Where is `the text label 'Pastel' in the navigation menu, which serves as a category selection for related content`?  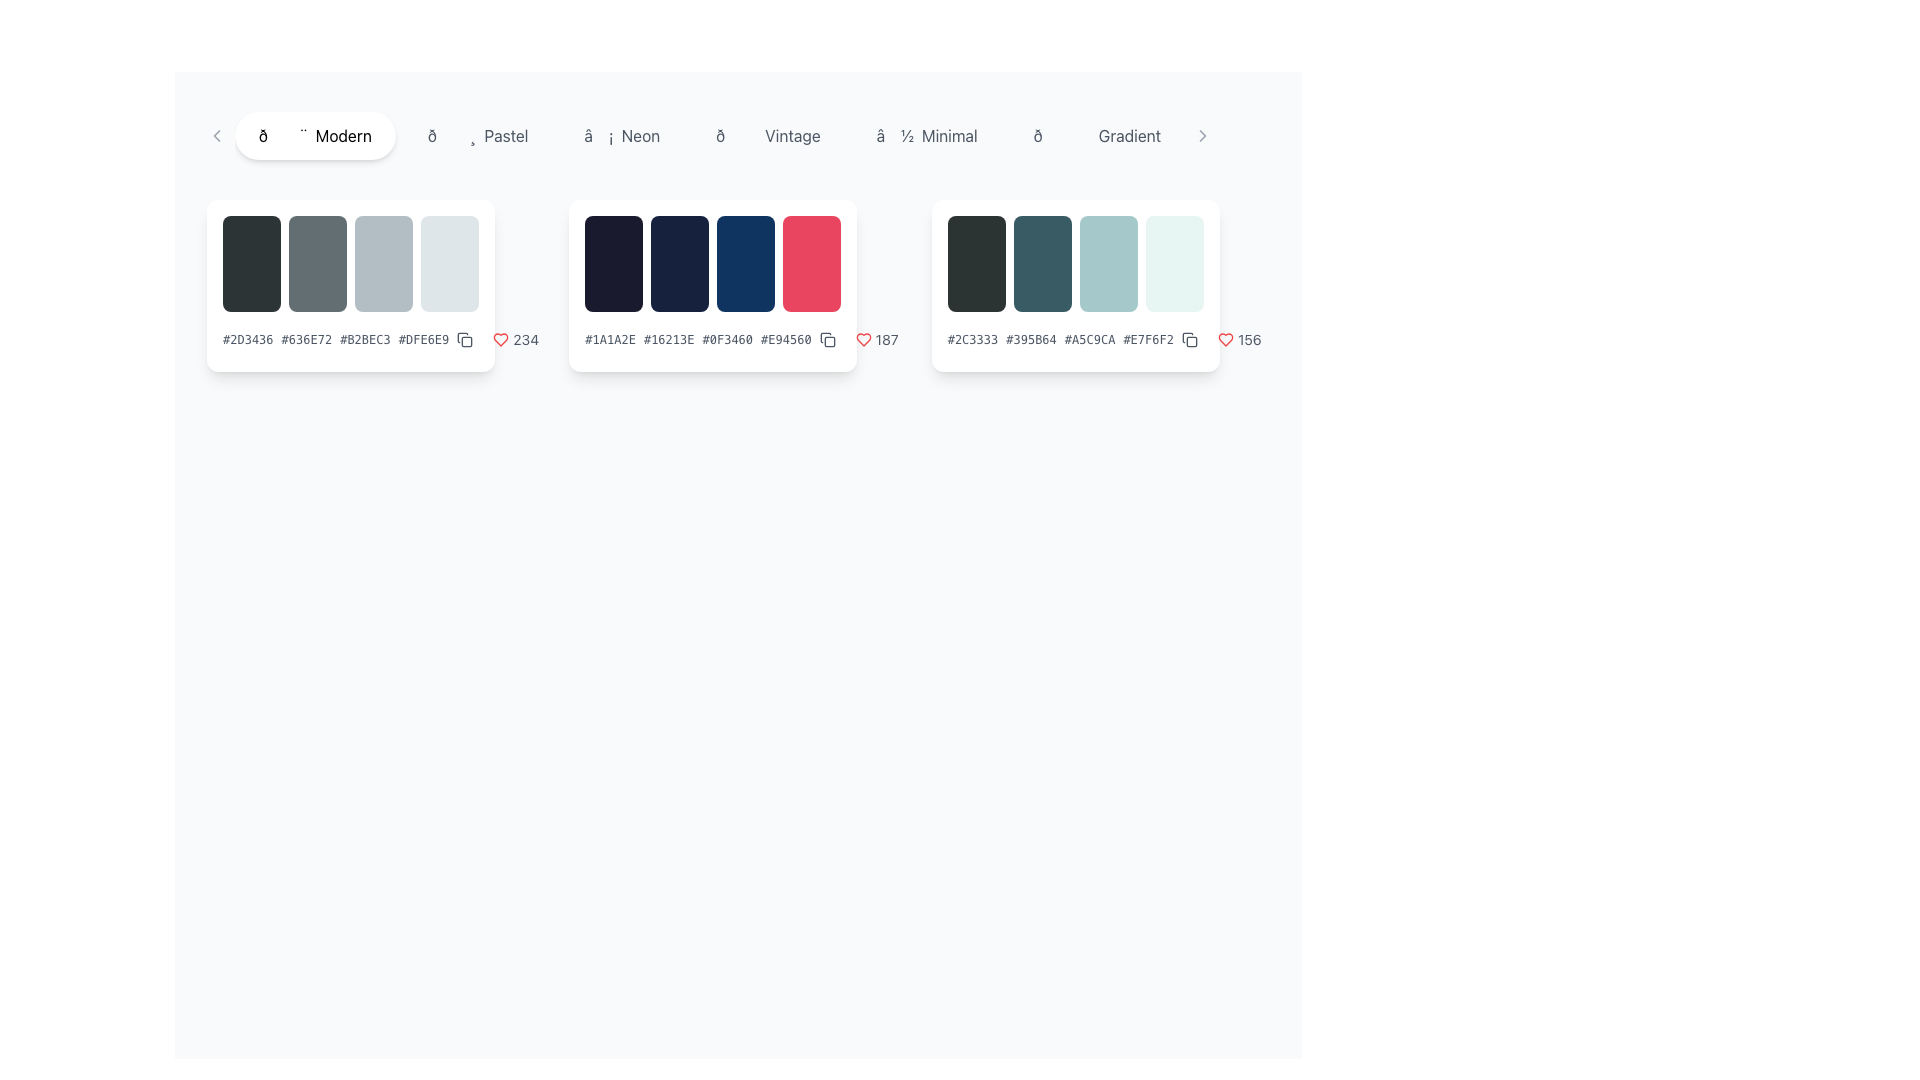 the text label 'Pastel' in the navigation menu, which serves as a category selection for related content is located at coordinates (506, 135).